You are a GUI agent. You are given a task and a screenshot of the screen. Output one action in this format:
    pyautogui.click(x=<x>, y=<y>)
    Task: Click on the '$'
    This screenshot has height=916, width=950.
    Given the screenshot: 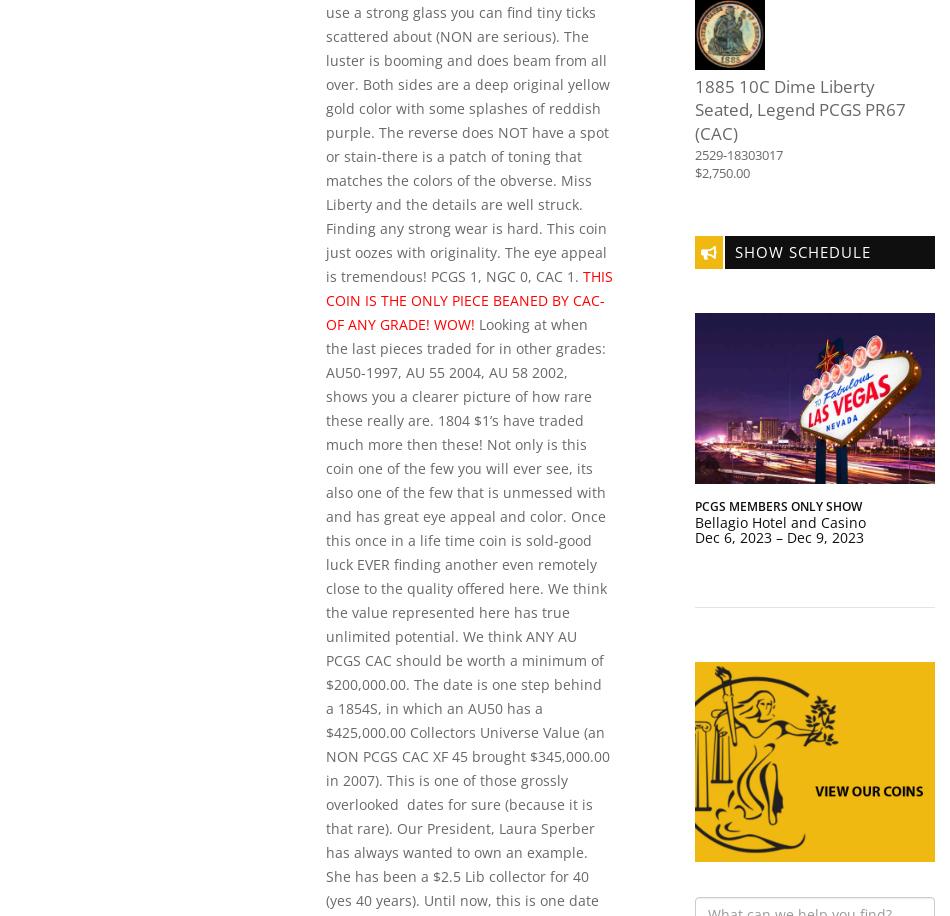 What is the action you would take?
    pyautogui.click(x=695, y=172)
    